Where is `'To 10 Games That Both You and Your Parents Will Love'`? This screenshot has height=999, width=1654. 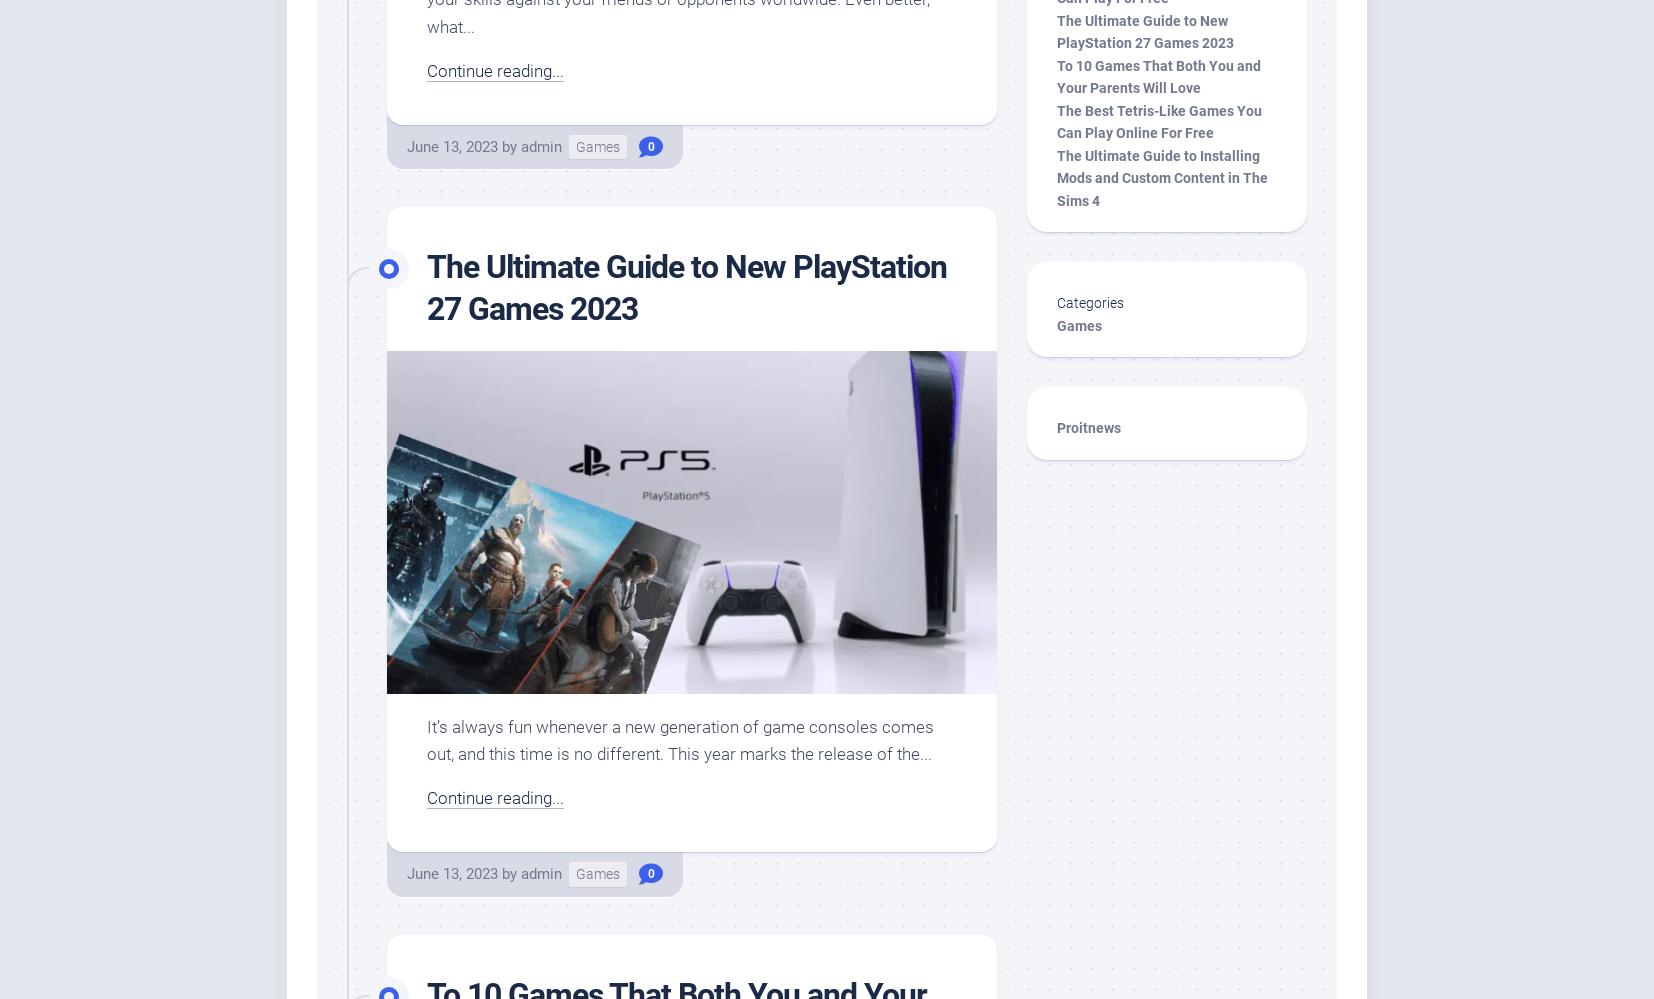
'To 10 Games That Both You and Your Parents Will Love' is located at coordinates (1056, 75).